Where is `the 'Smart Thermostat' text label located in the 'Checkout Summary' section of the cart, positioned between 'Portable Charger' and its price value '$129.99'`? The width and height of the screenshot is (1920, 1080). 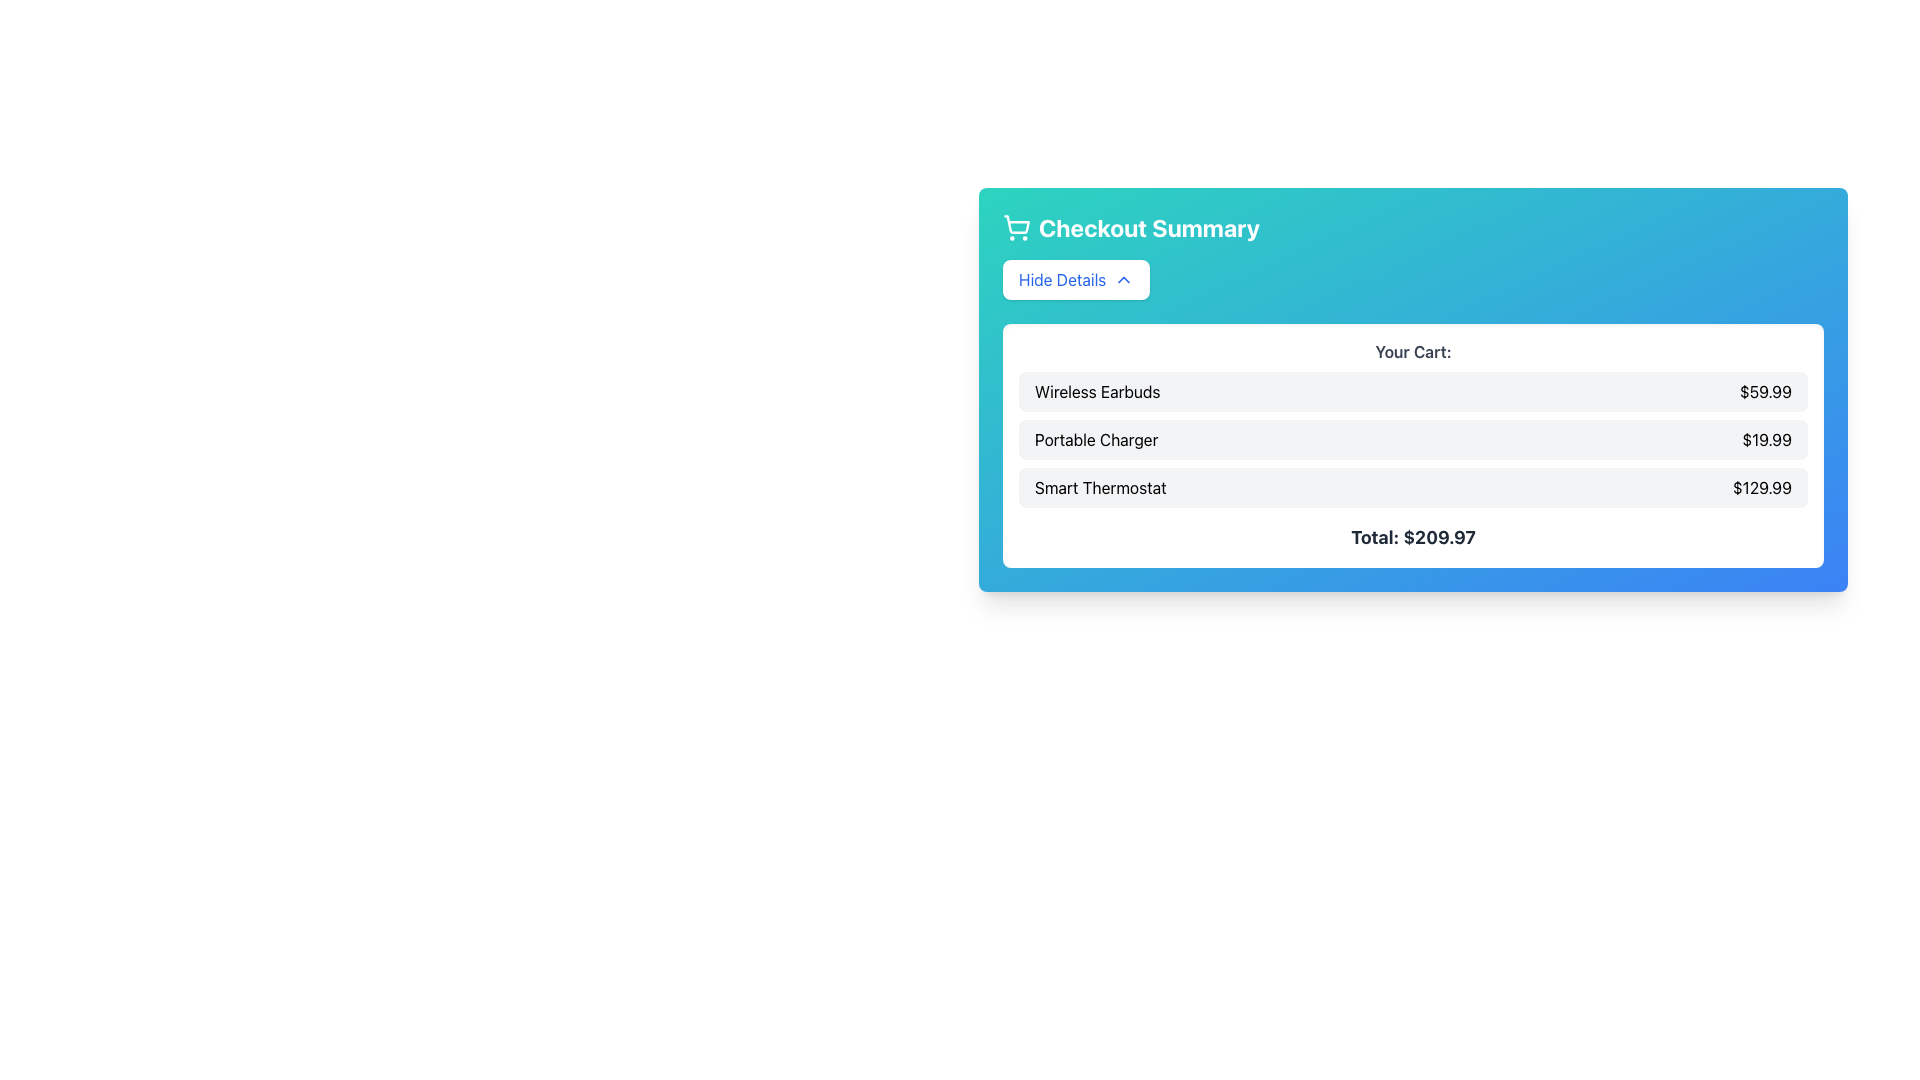 the 'Smart Thermostat' text label located in the 'Checkout Summary' section of the cart, positioned between 'Portable Charger' and its price value '$129.99' is located at coordinates (1099, 488).